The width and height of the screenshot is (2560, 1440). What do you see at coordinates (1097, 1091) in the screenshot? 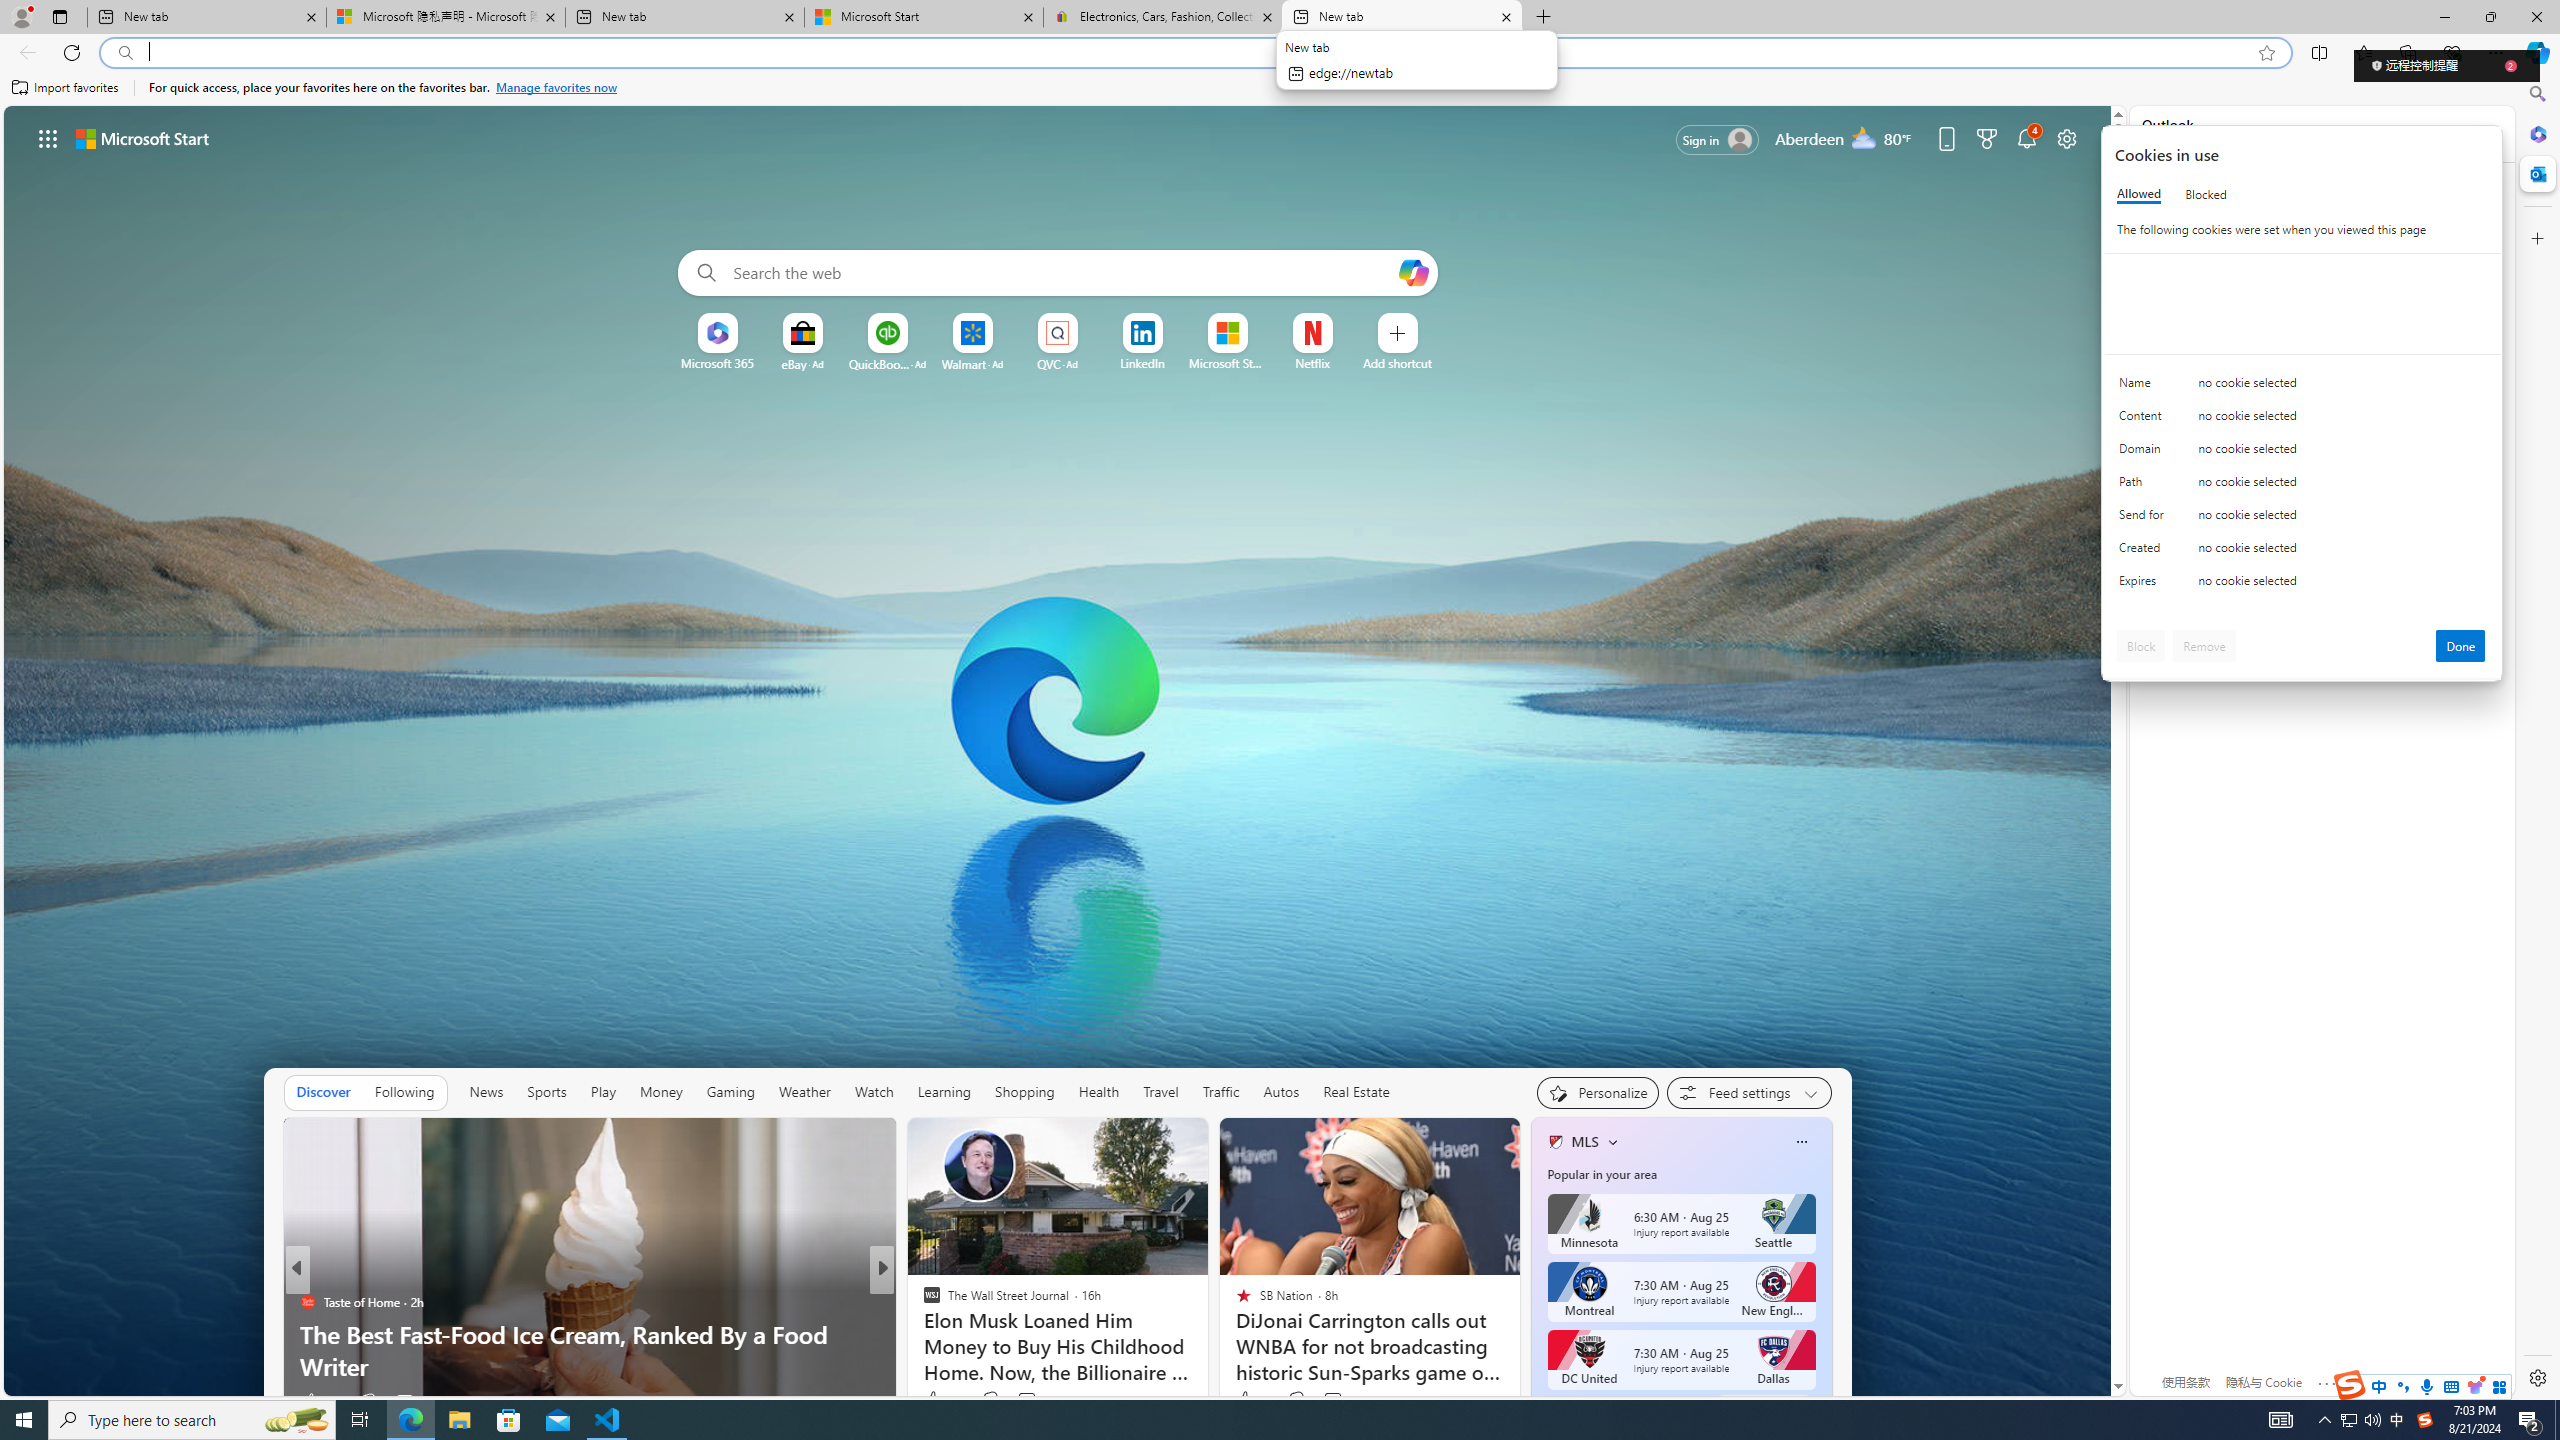
I see `'Health'` at bounding box center [1097, 1091].